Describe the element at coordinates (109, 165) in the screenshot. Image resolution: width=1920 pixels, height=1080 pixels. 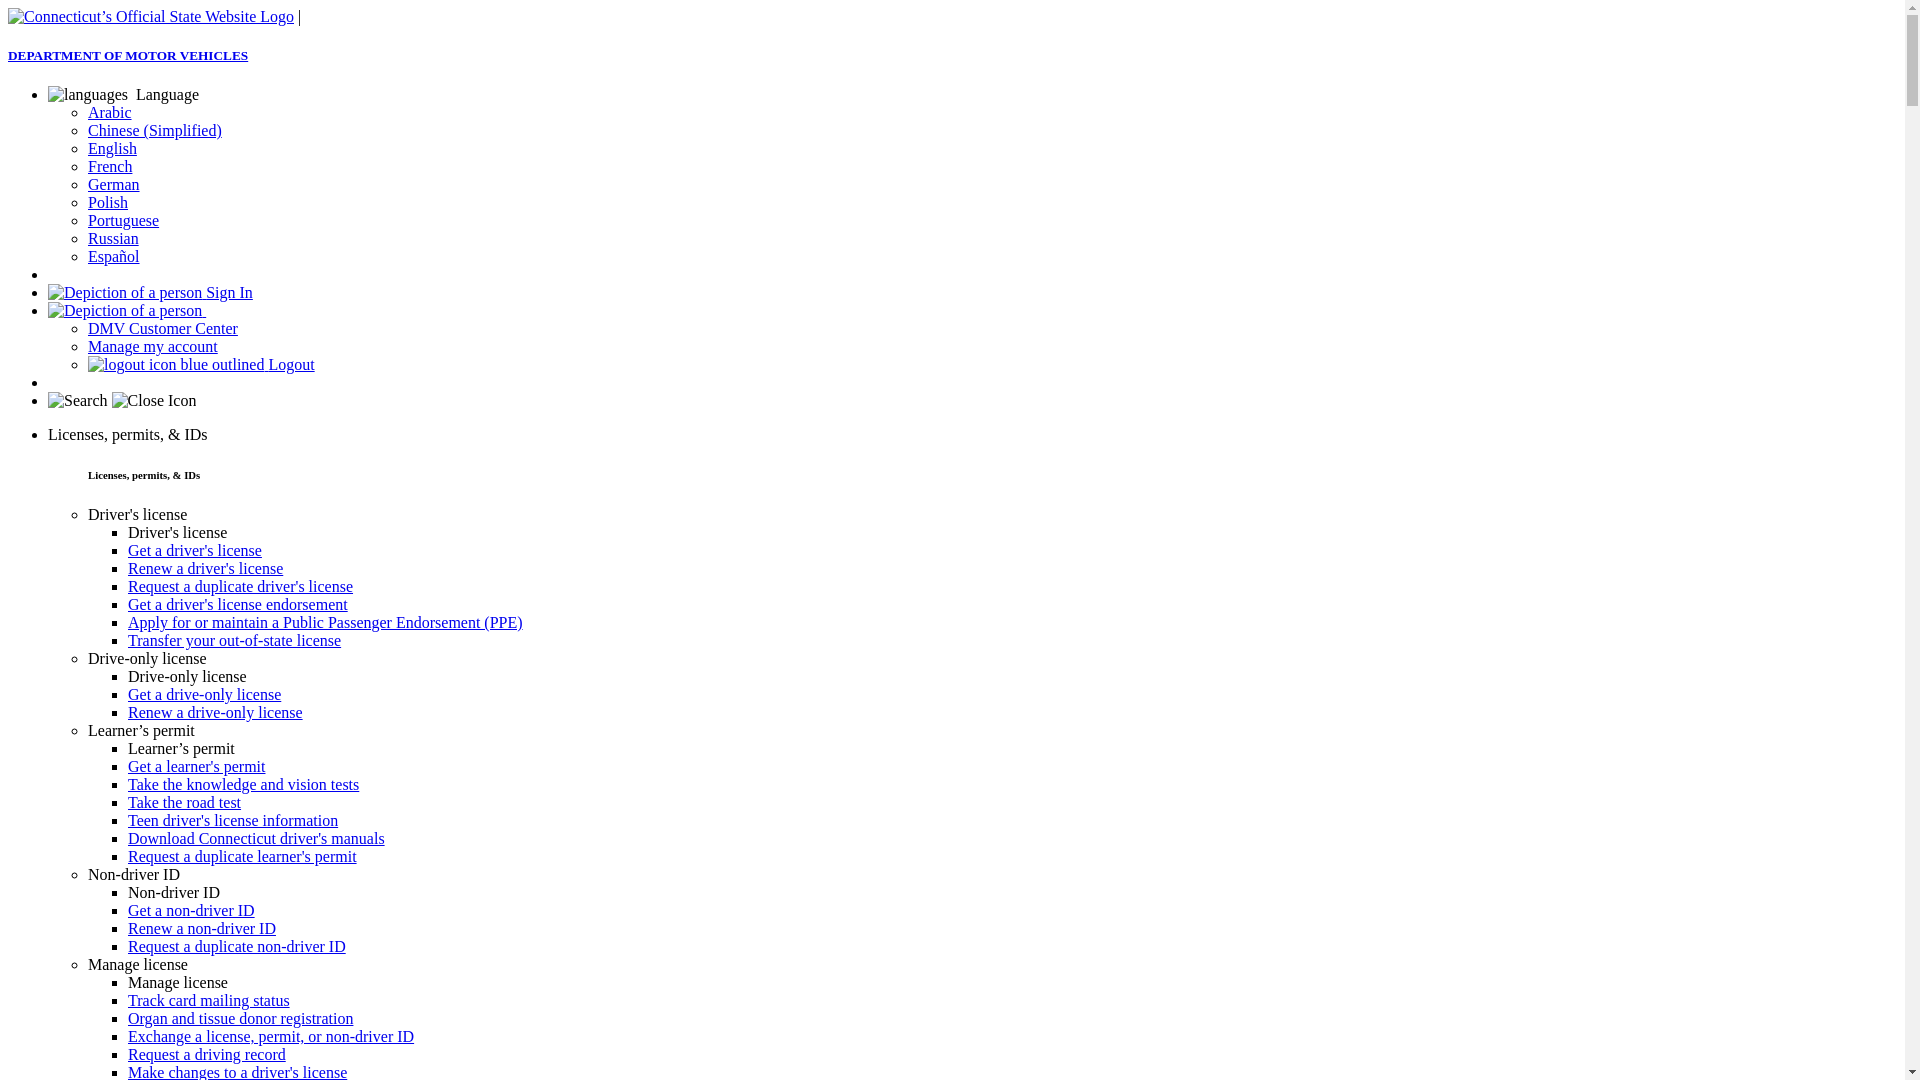
I see `'French'` at that location.